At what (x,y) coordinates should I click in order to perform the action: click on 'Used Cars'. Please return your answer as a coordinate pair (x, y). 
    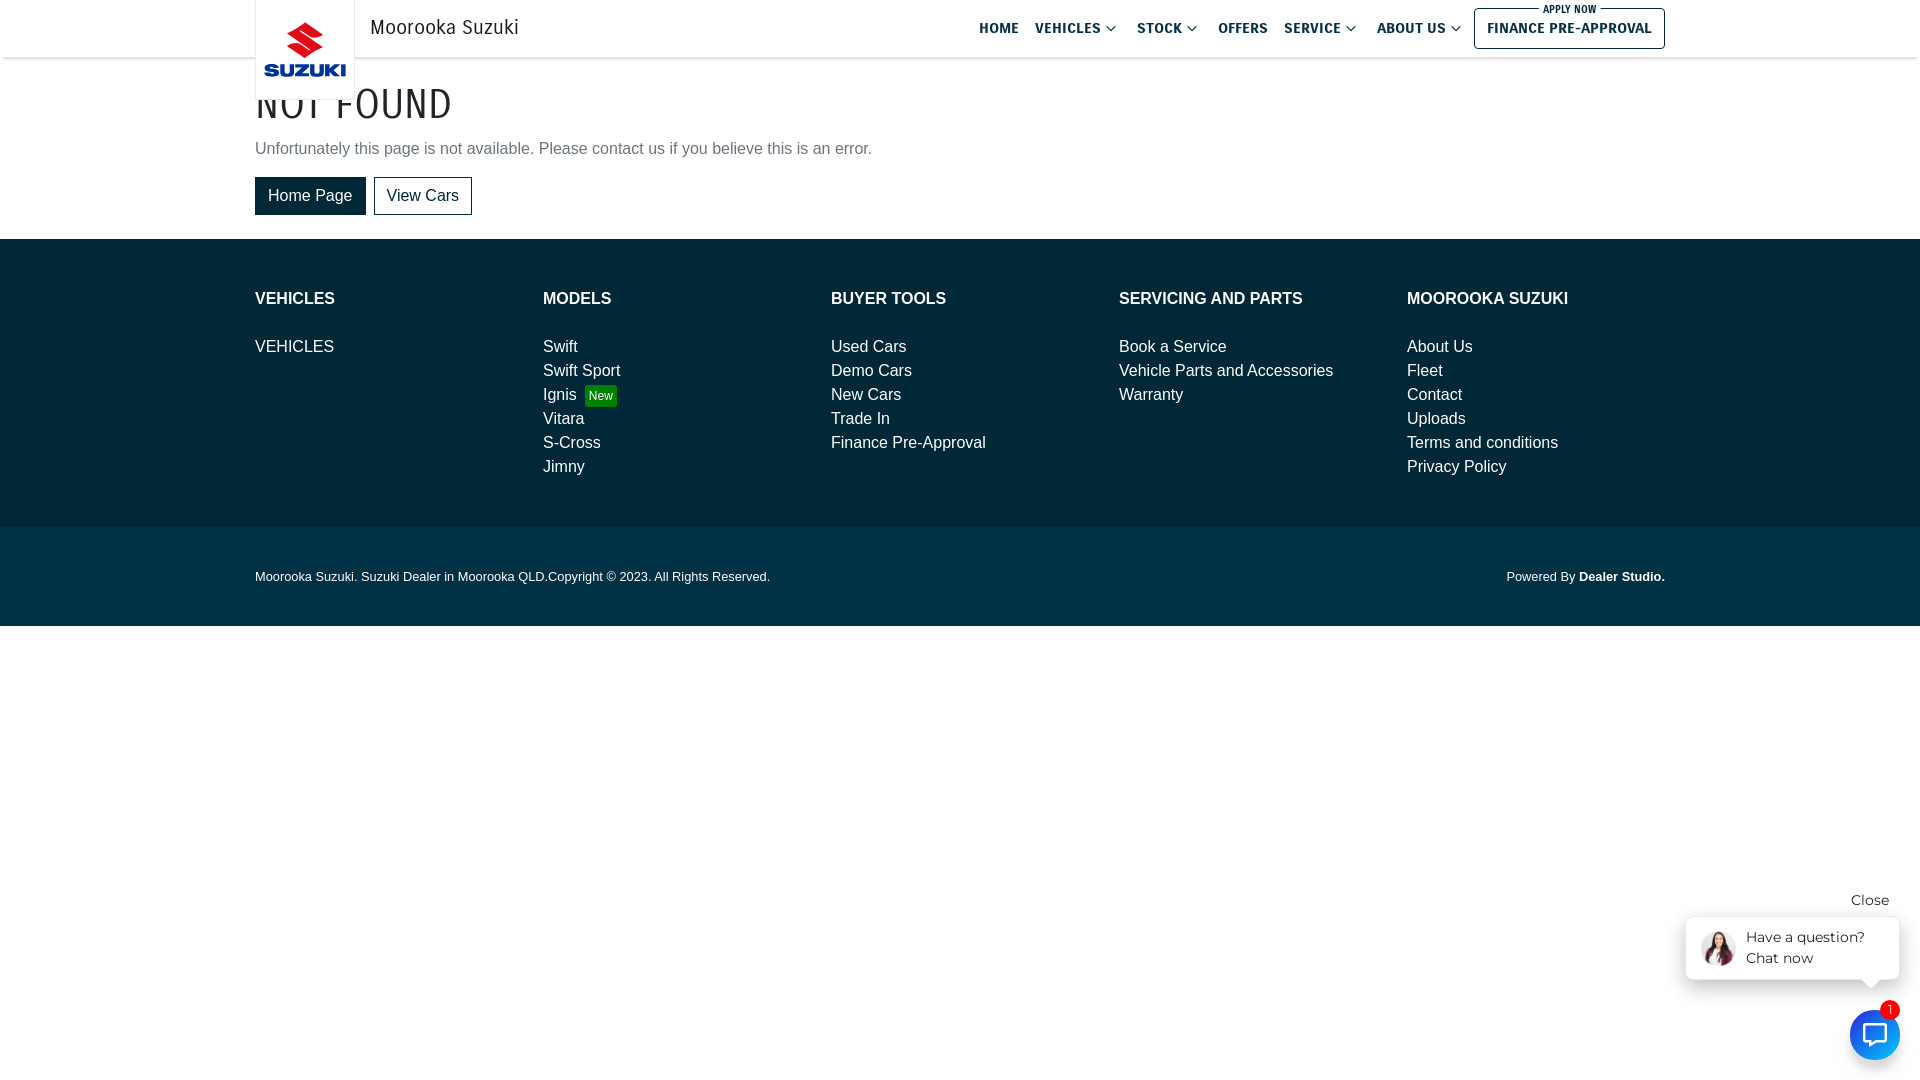
    Looking at the image, I should click on (868, 345).